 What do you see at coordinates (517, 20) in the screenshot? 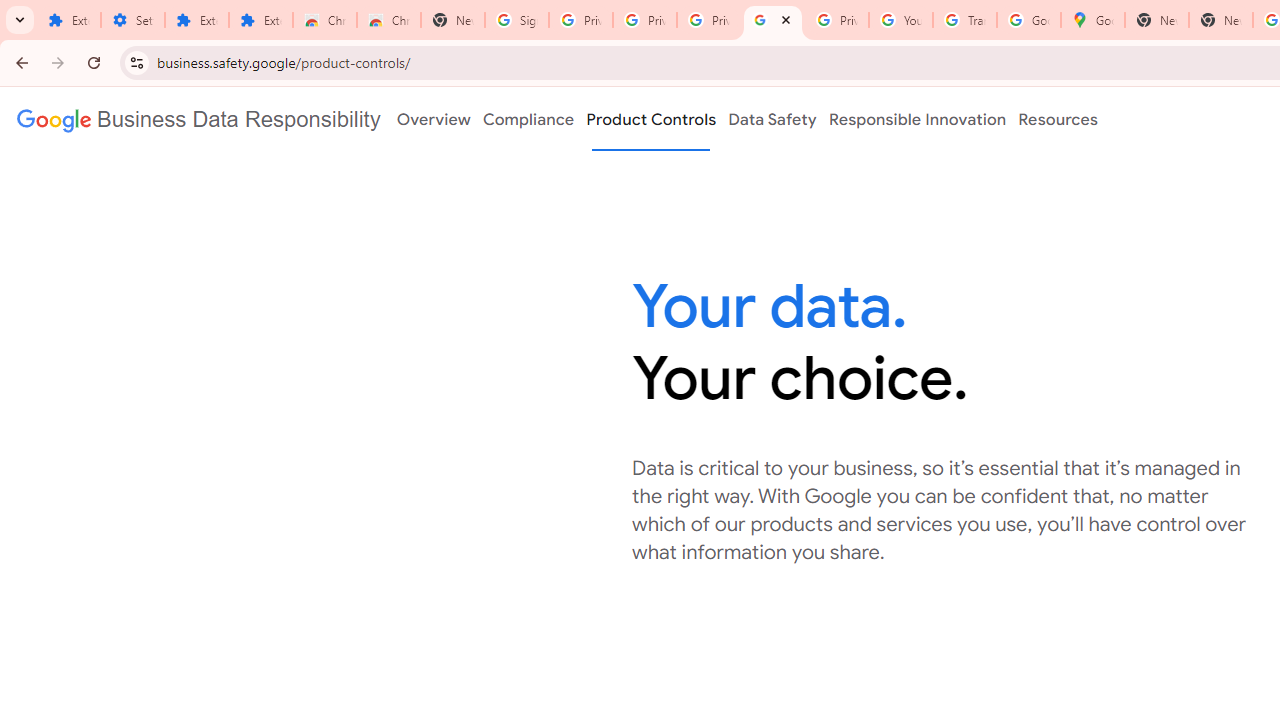
I see `'Sign in - Google Accounts'` at bounding box center [517, 20].